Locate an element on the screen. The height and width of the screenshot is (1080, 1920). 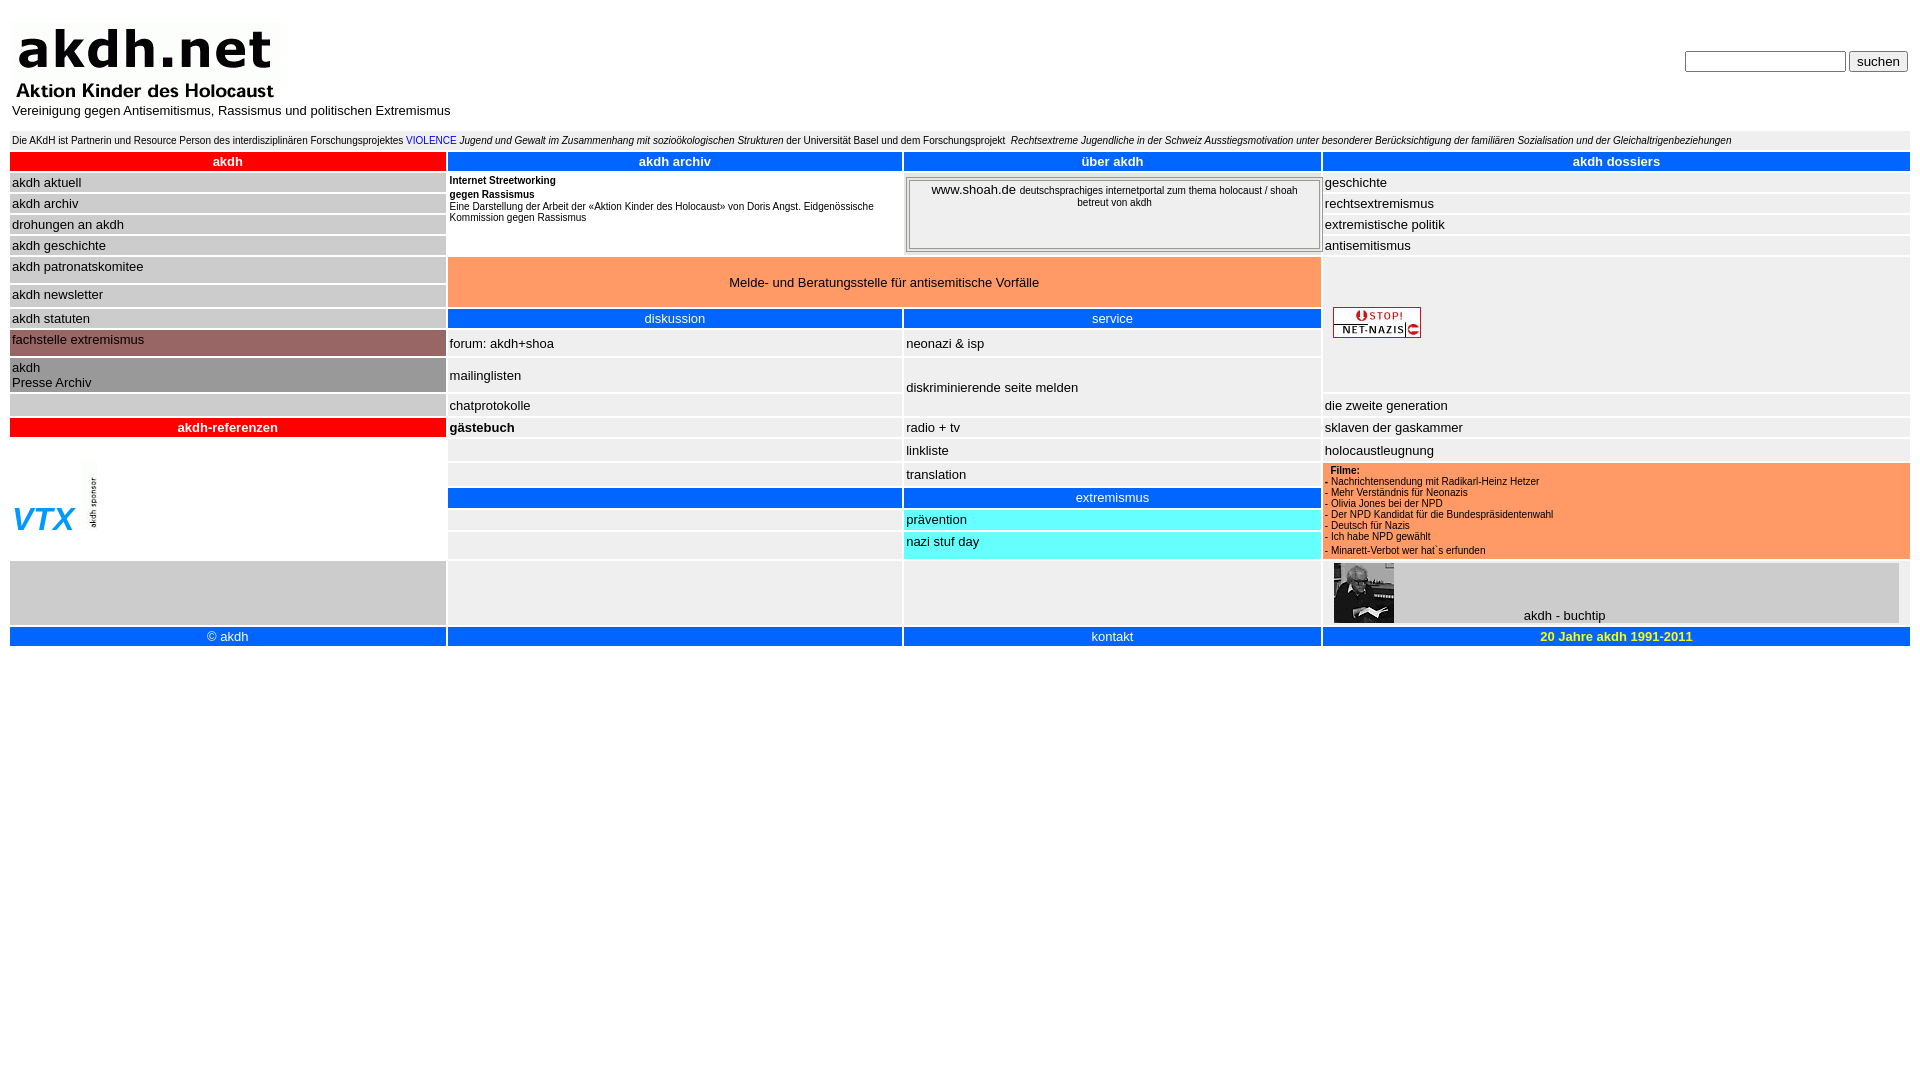
'VIOLENCE' is located at coordinates (430, 139).